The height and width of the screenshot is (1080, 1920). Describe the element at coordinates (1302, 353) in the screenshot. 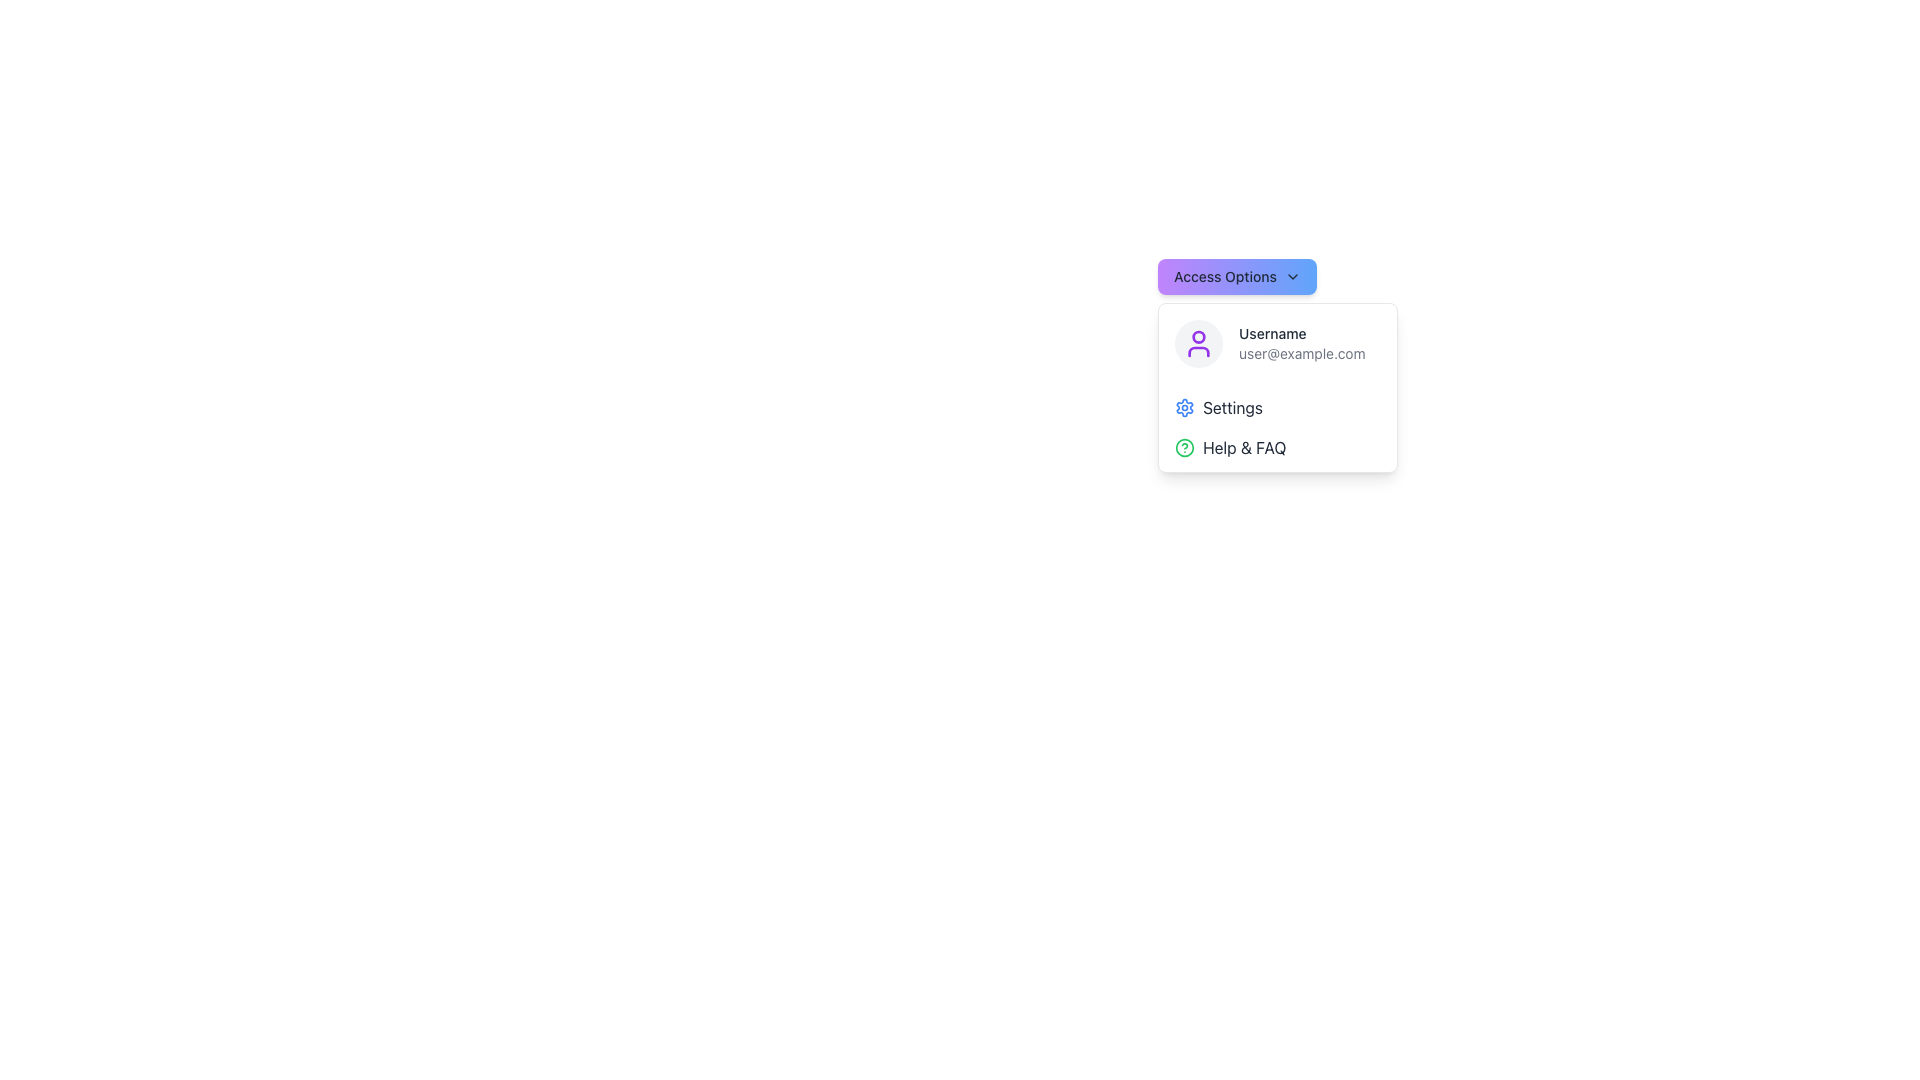

I see `the text label displaying the user's email address, which is located beneath the username in a stacked text arrangement within a dropdown panel` at that location.